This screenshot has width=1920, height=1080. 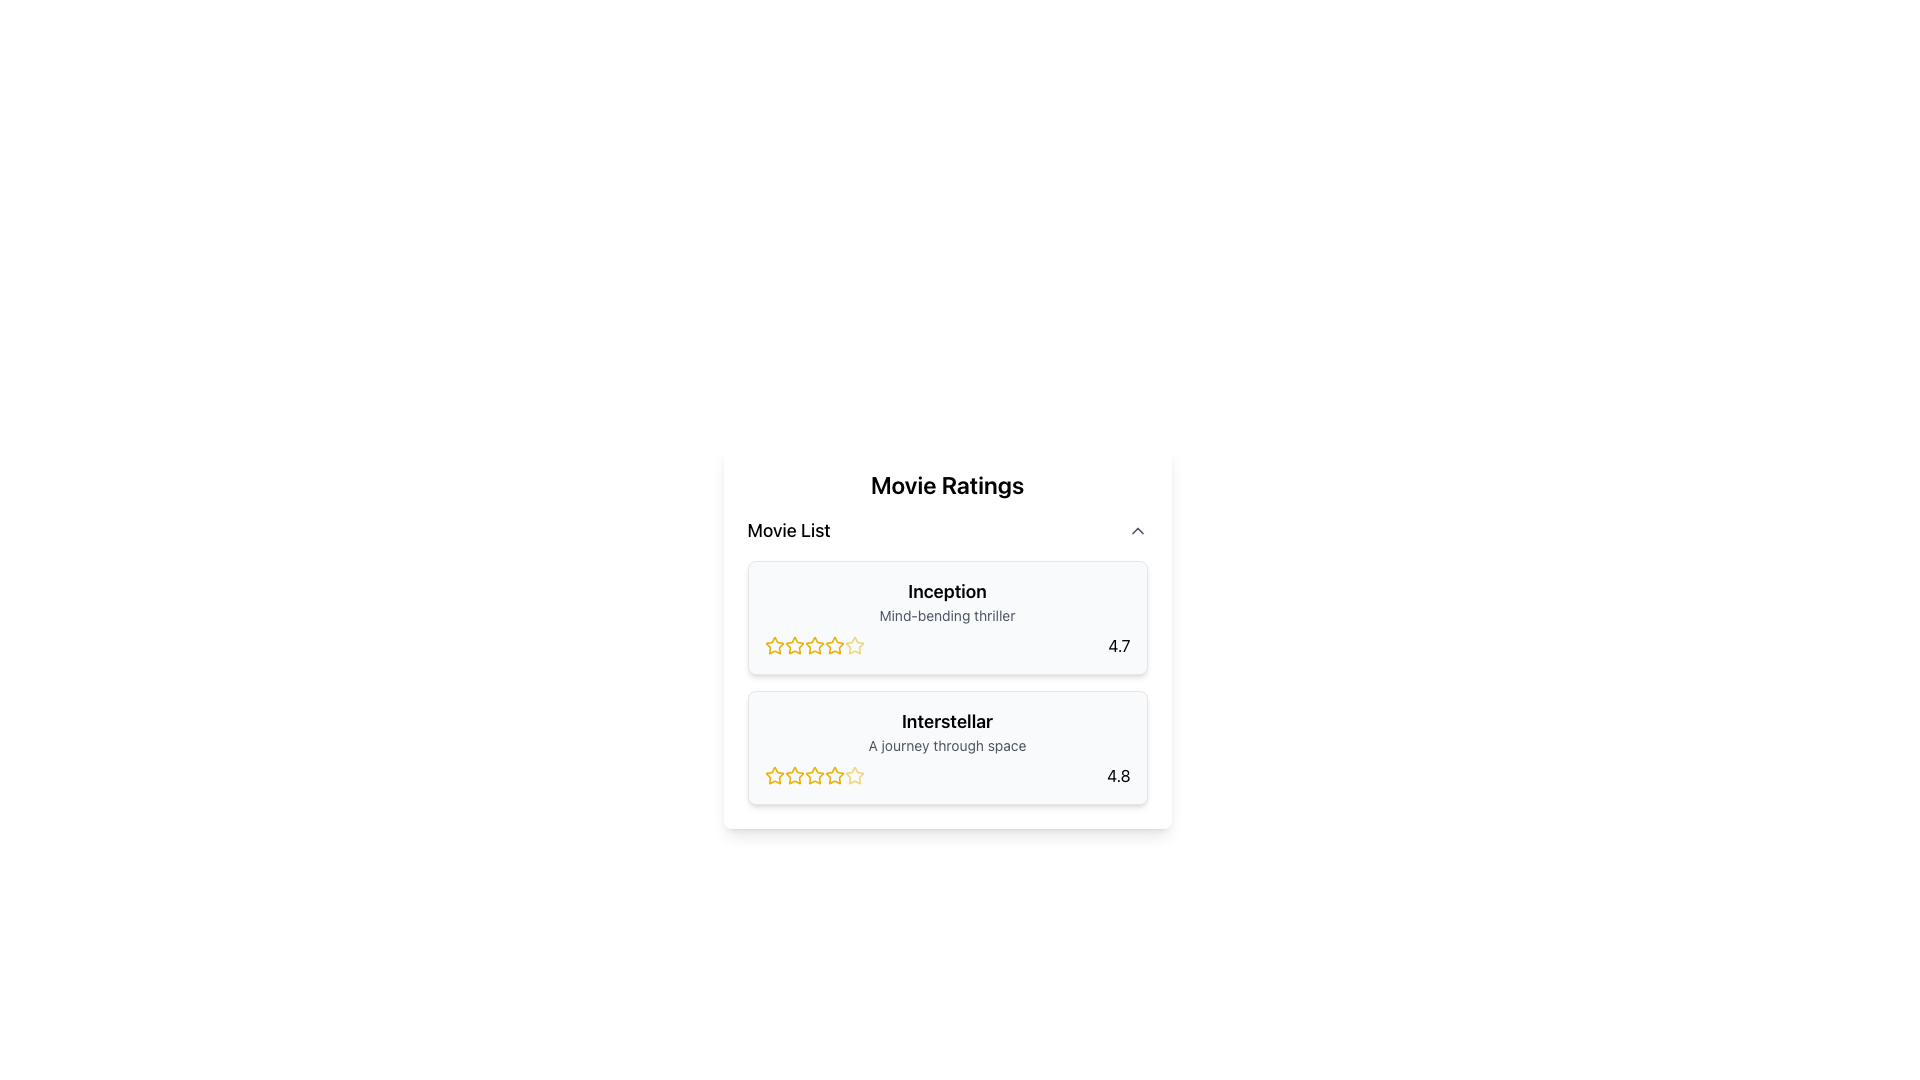 I want to click on the third rating star for the movie 'Interstellar', indicating a 3-star rating, so click(x=814, y=774).